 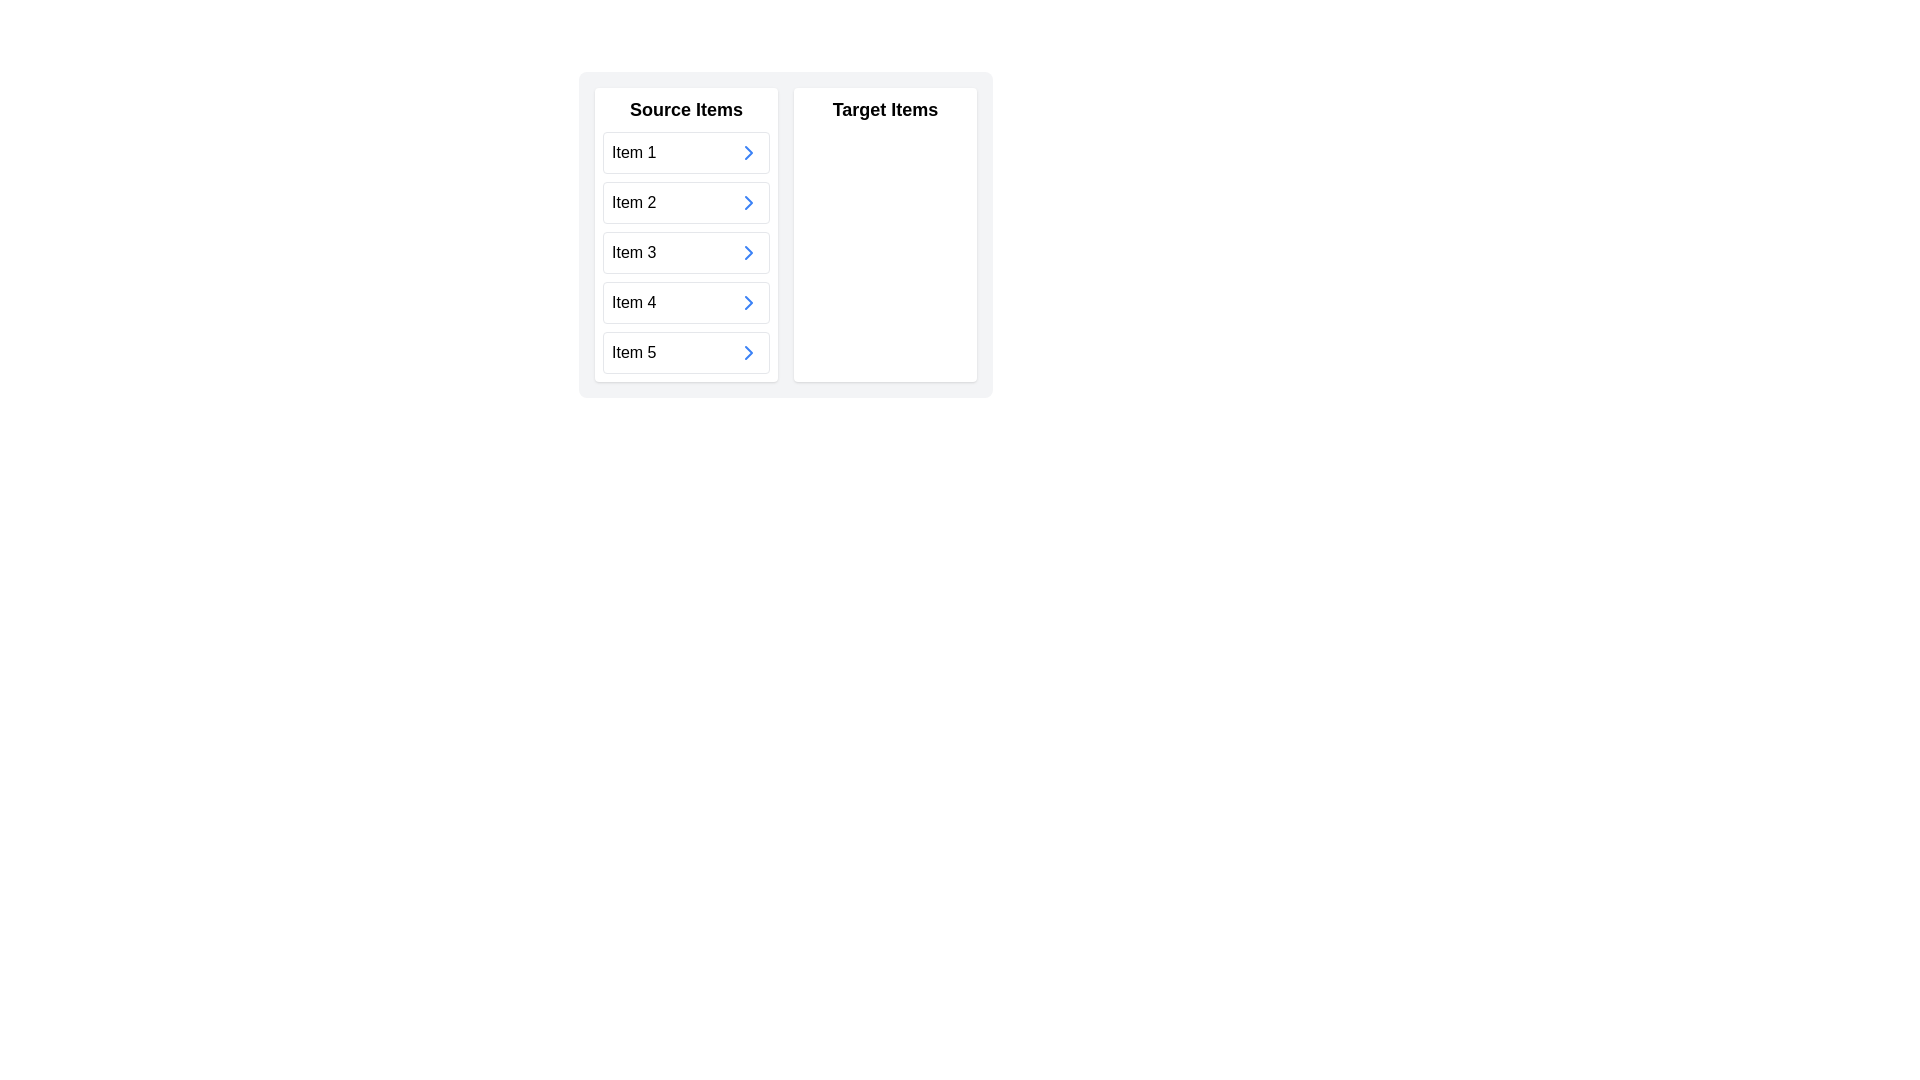 I want to click on the rightward chevron icon within the 'Item 2' list item group, so click(x=747, y=203).